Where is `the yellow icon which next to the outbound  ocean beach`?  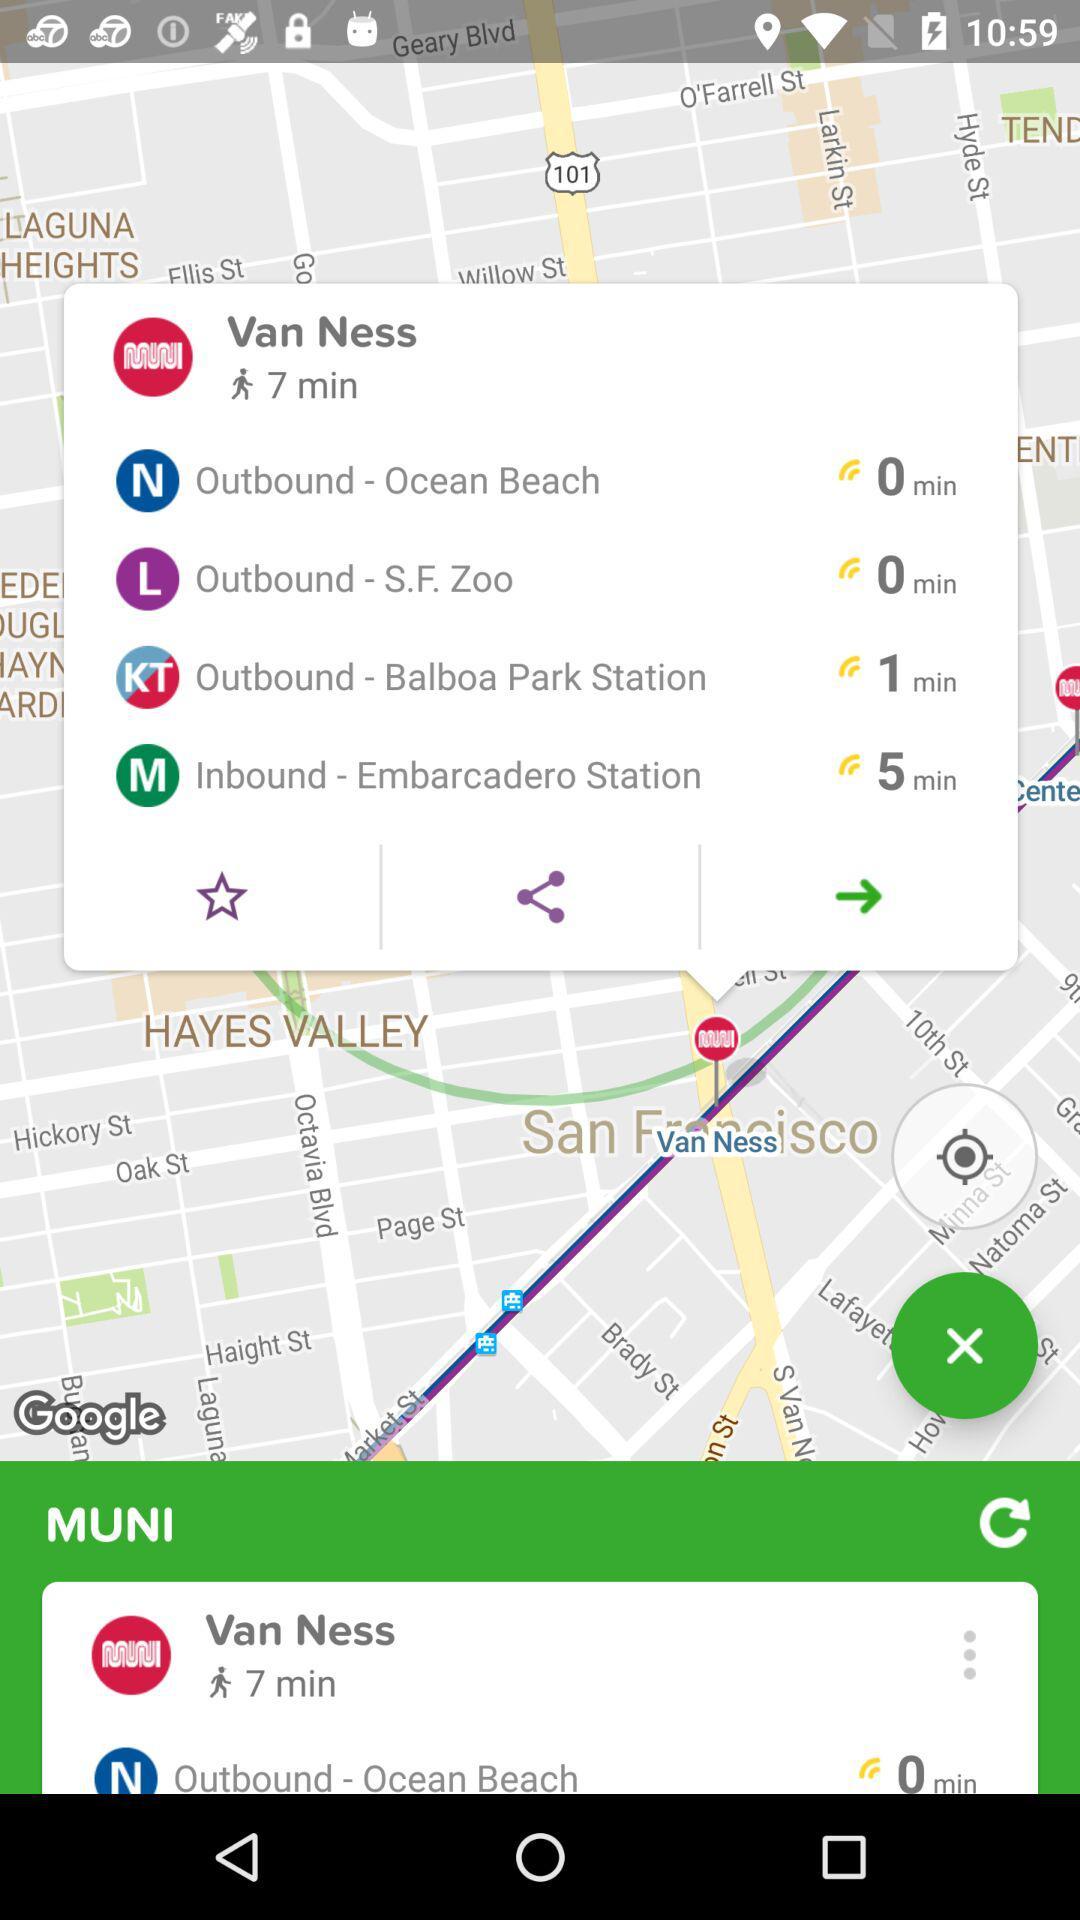 the yellow icon which next to the outbound  ocean beach is located at coordinates (849, 472).